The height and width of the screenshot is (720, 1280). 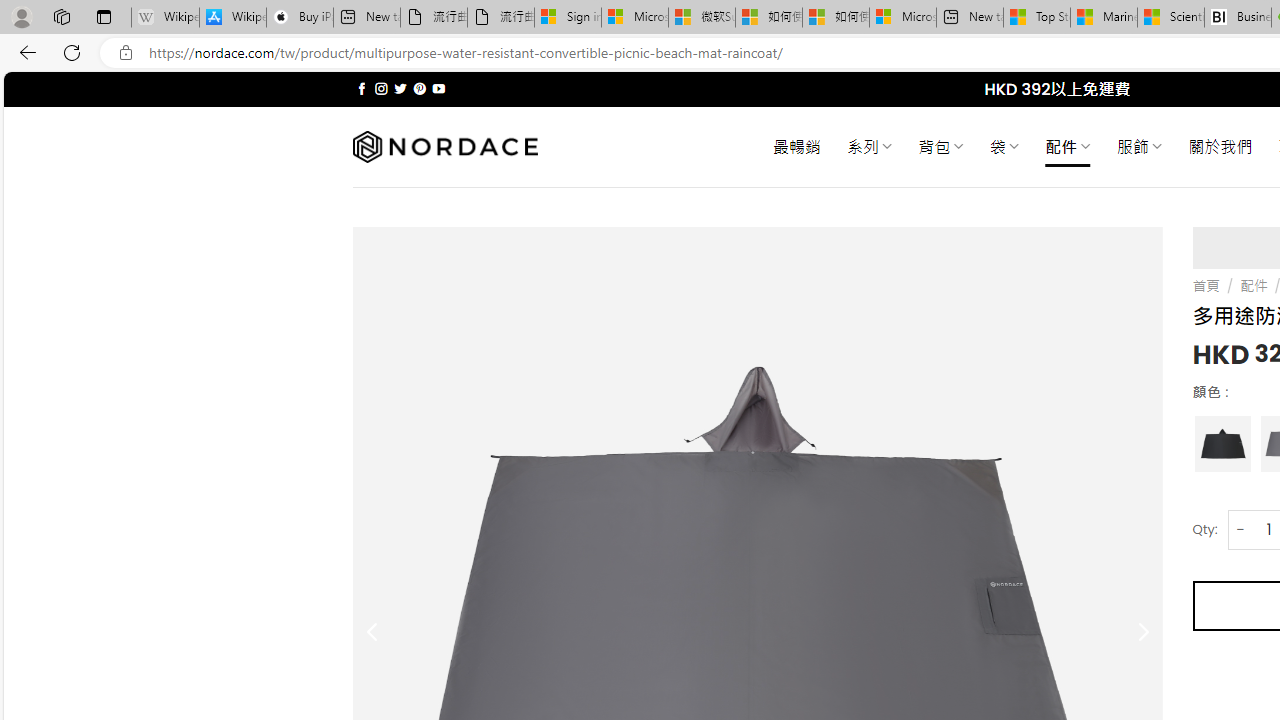 I want to click on 'Wikipedia - Sleeping', so click(x=165, y=17).